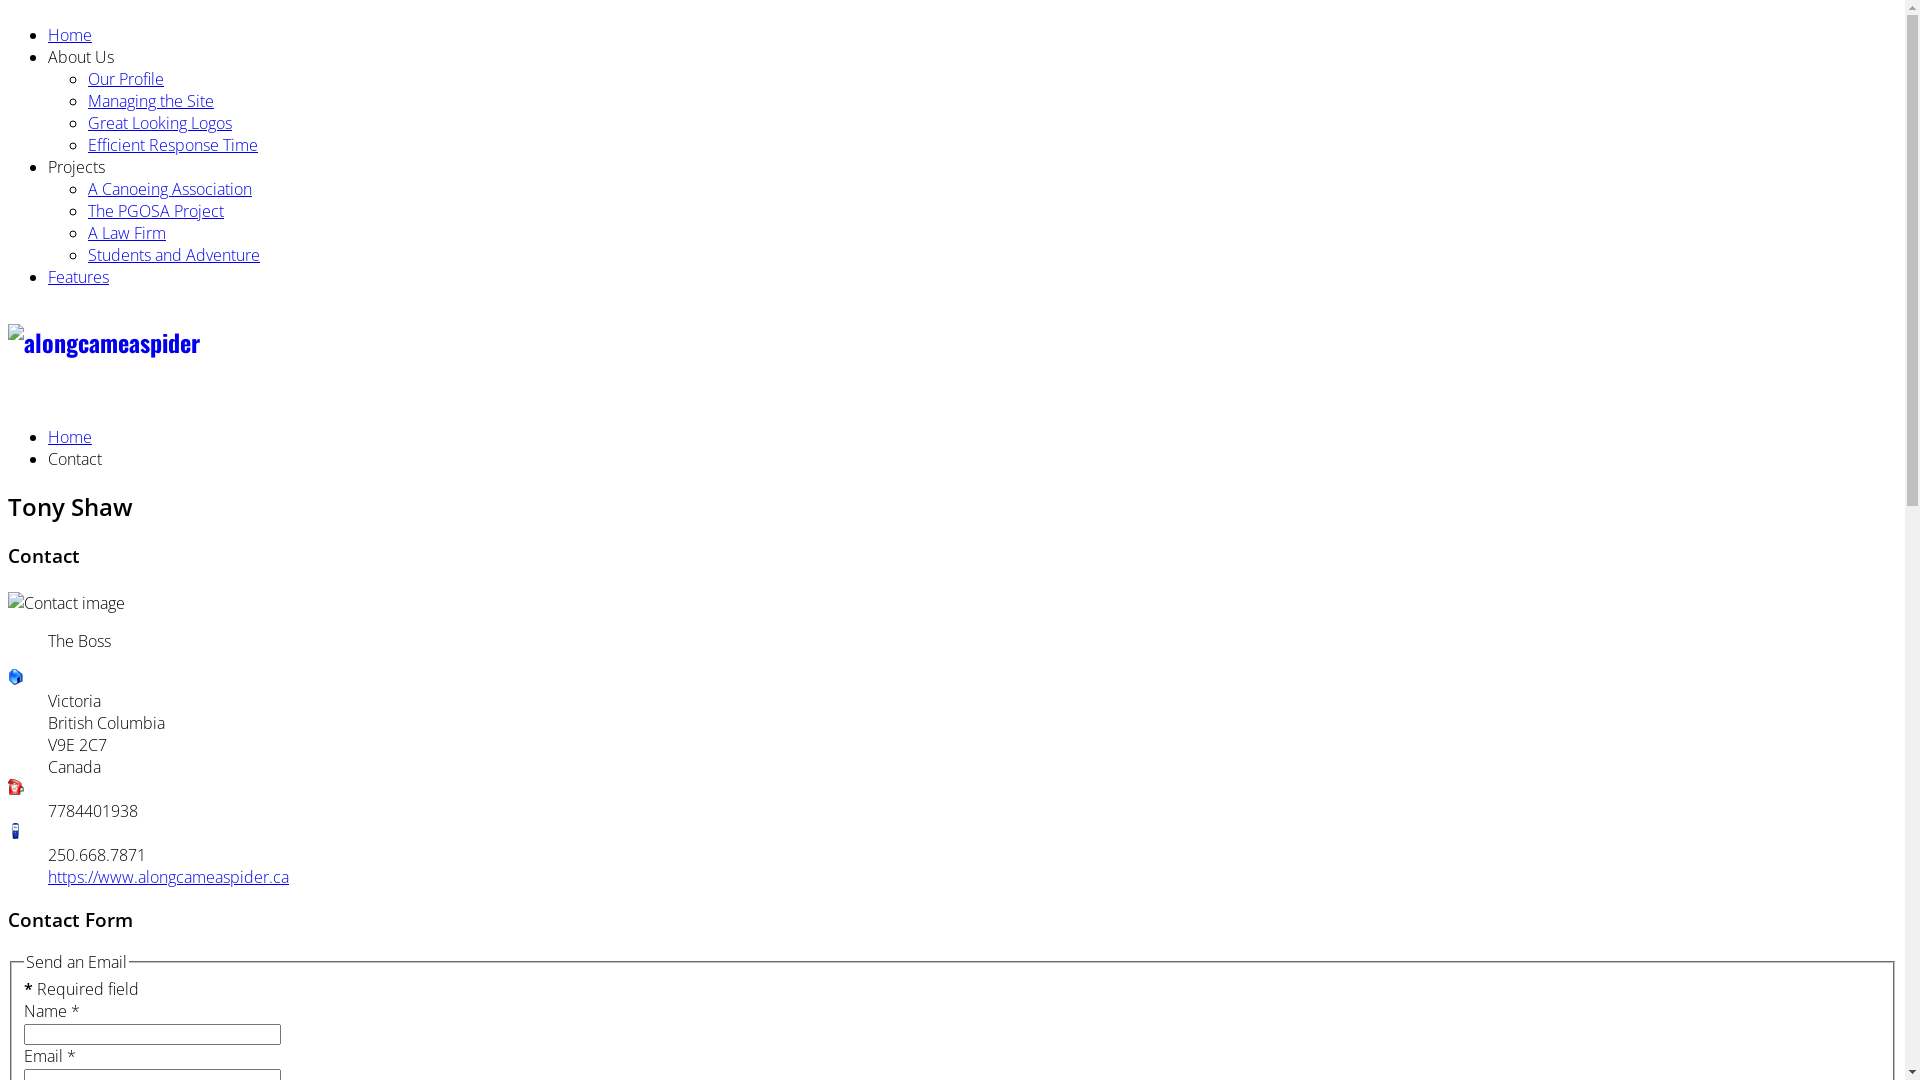  I want to click on 'Efficient Response Time', so click(172, 144).